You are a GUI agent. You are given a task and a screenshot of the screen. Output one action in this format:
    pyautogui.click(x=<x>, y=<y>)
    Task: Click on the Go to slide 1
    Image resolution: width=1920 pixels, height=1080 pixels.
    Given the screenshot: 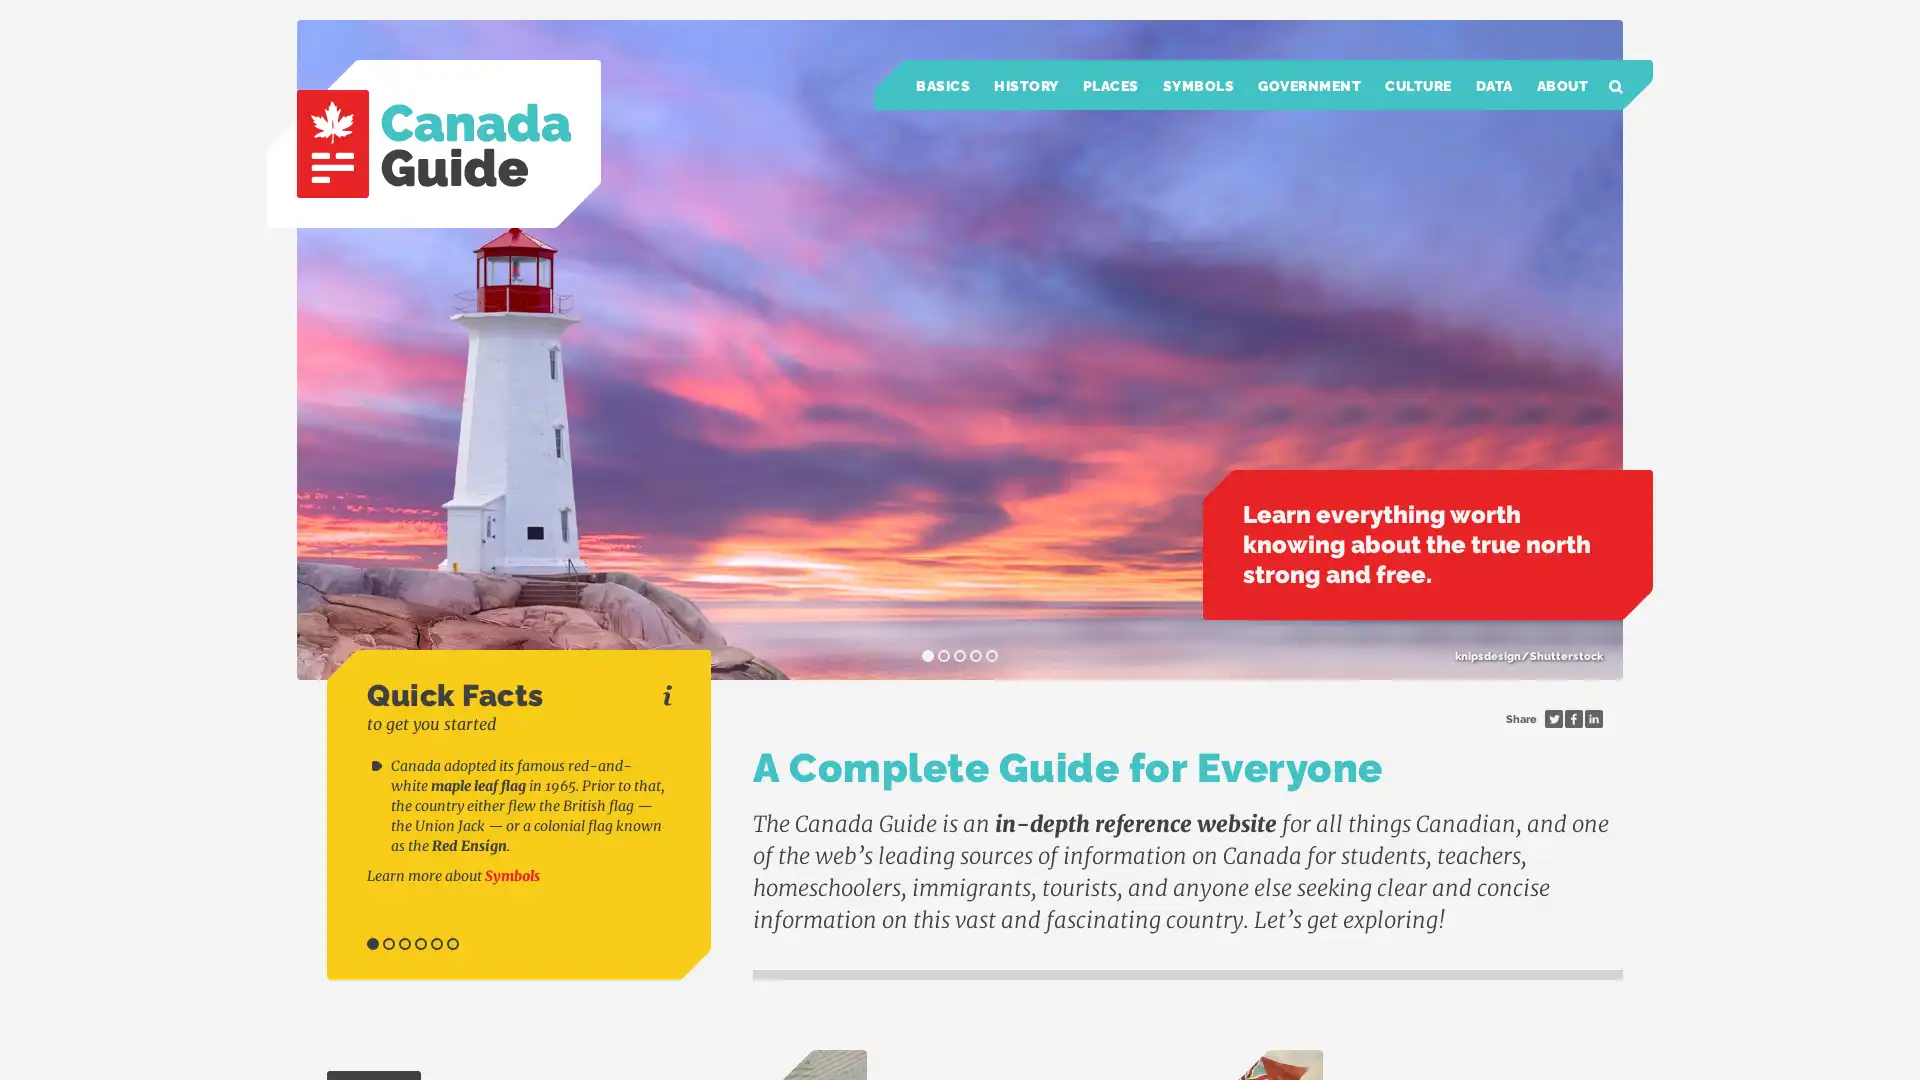 What is the action you would take?
    pyautogui.click(x=373, y=944)
    